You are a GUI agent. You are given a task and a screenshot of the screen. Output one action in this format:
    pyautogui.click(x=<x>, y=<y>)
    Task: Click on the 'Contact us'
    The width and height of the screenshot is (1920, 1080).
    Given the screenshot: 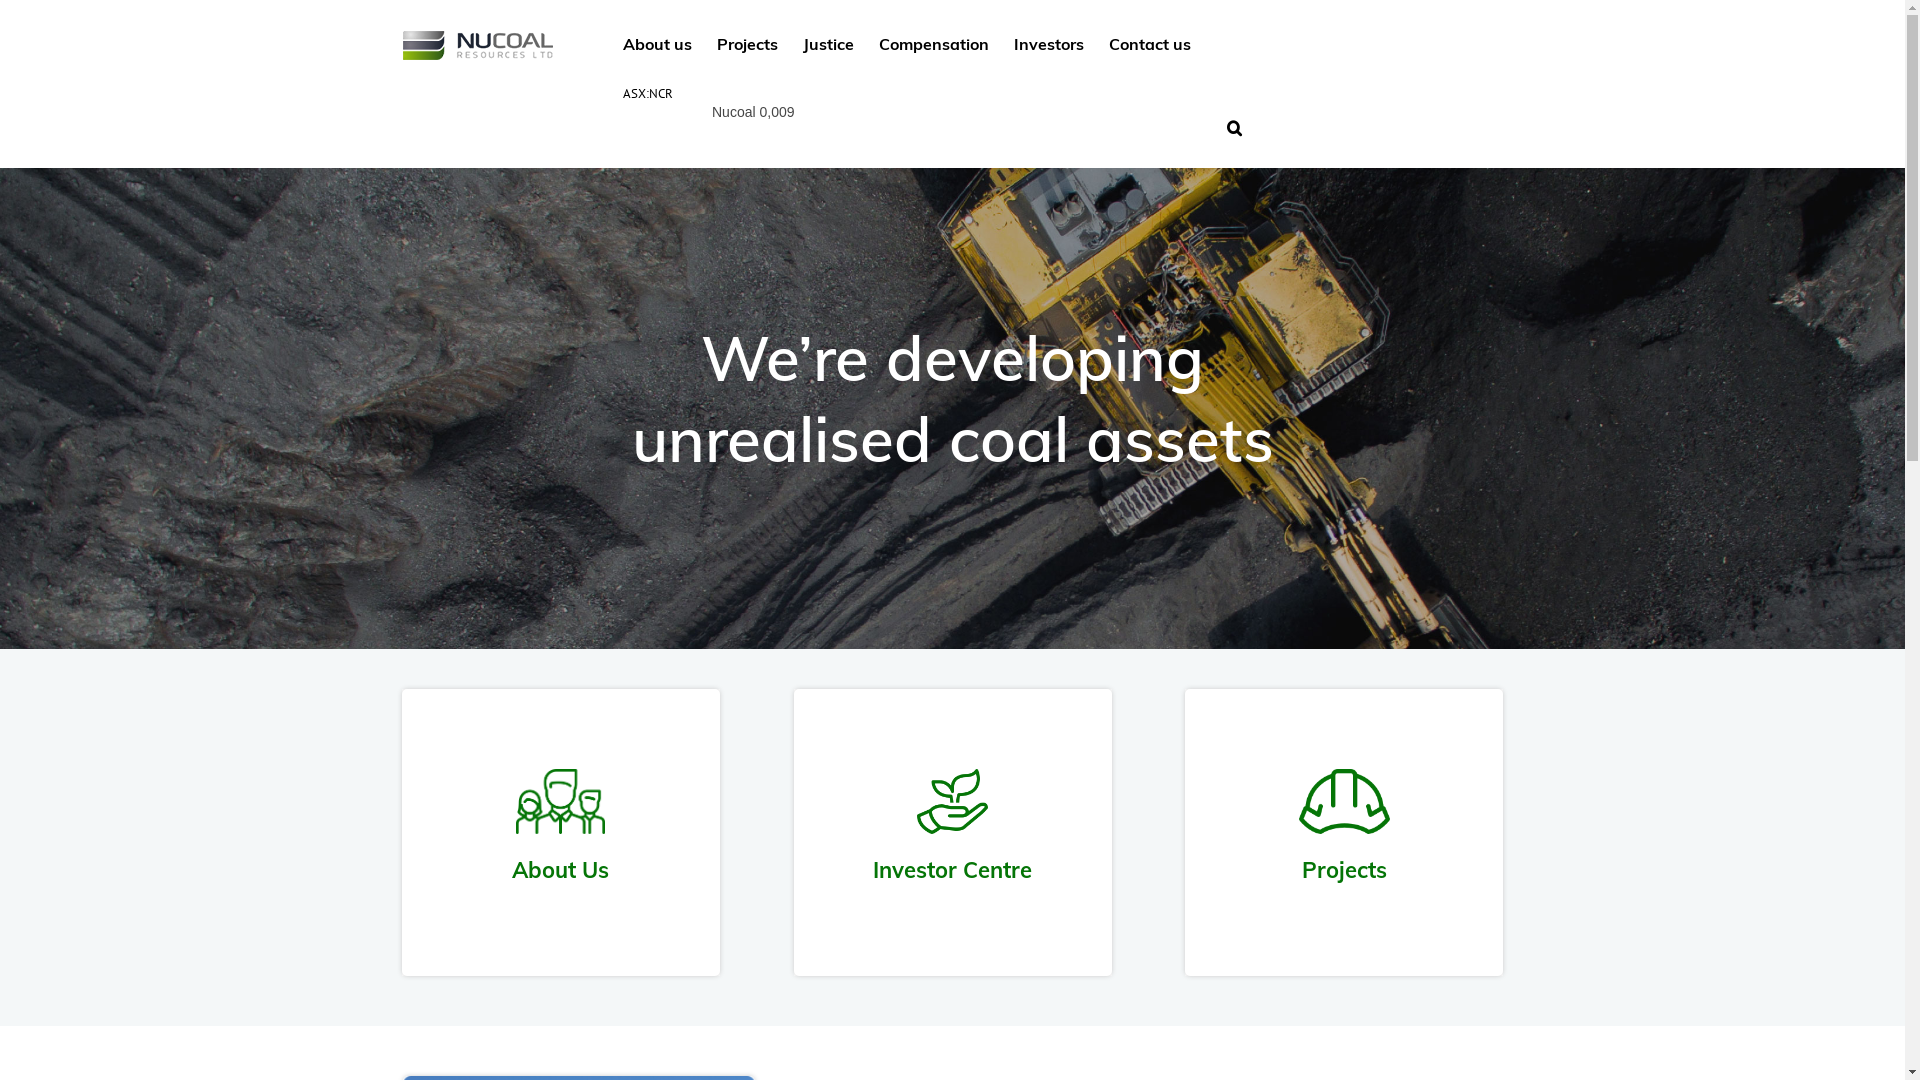 What is the action you would take?
    pyautogui.click(x=1148, y=42)
    